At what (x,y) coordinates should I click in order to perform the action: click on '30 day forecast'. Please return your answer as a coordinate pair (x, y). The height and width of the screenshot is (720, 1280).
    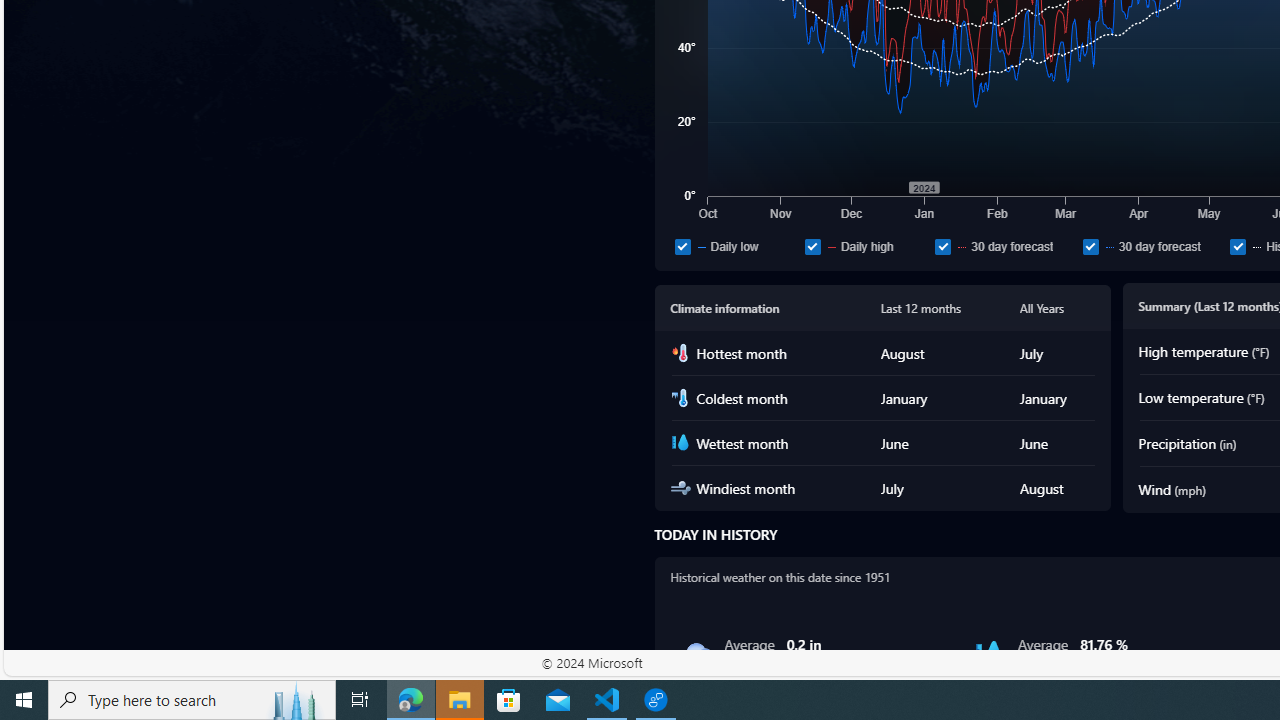
    Looking at the image, I should click on (1089, 245).